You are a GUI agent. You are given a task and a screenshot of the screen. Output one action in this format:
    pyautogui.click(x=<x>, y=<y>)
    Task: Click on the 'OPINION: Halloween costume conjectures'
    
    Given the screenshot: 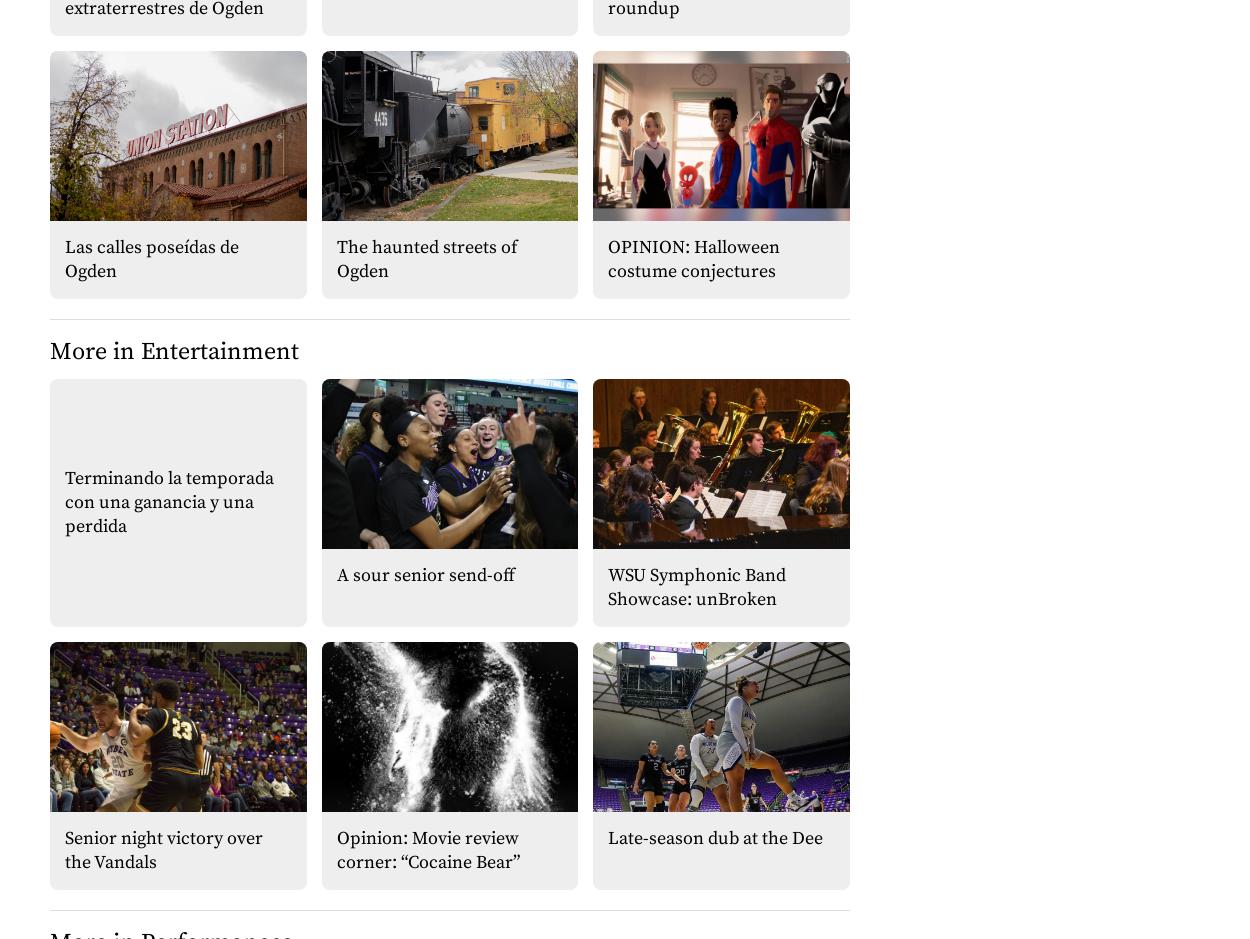 What is the action you would take?
    pyautogui.click(x=693, y=257)
    